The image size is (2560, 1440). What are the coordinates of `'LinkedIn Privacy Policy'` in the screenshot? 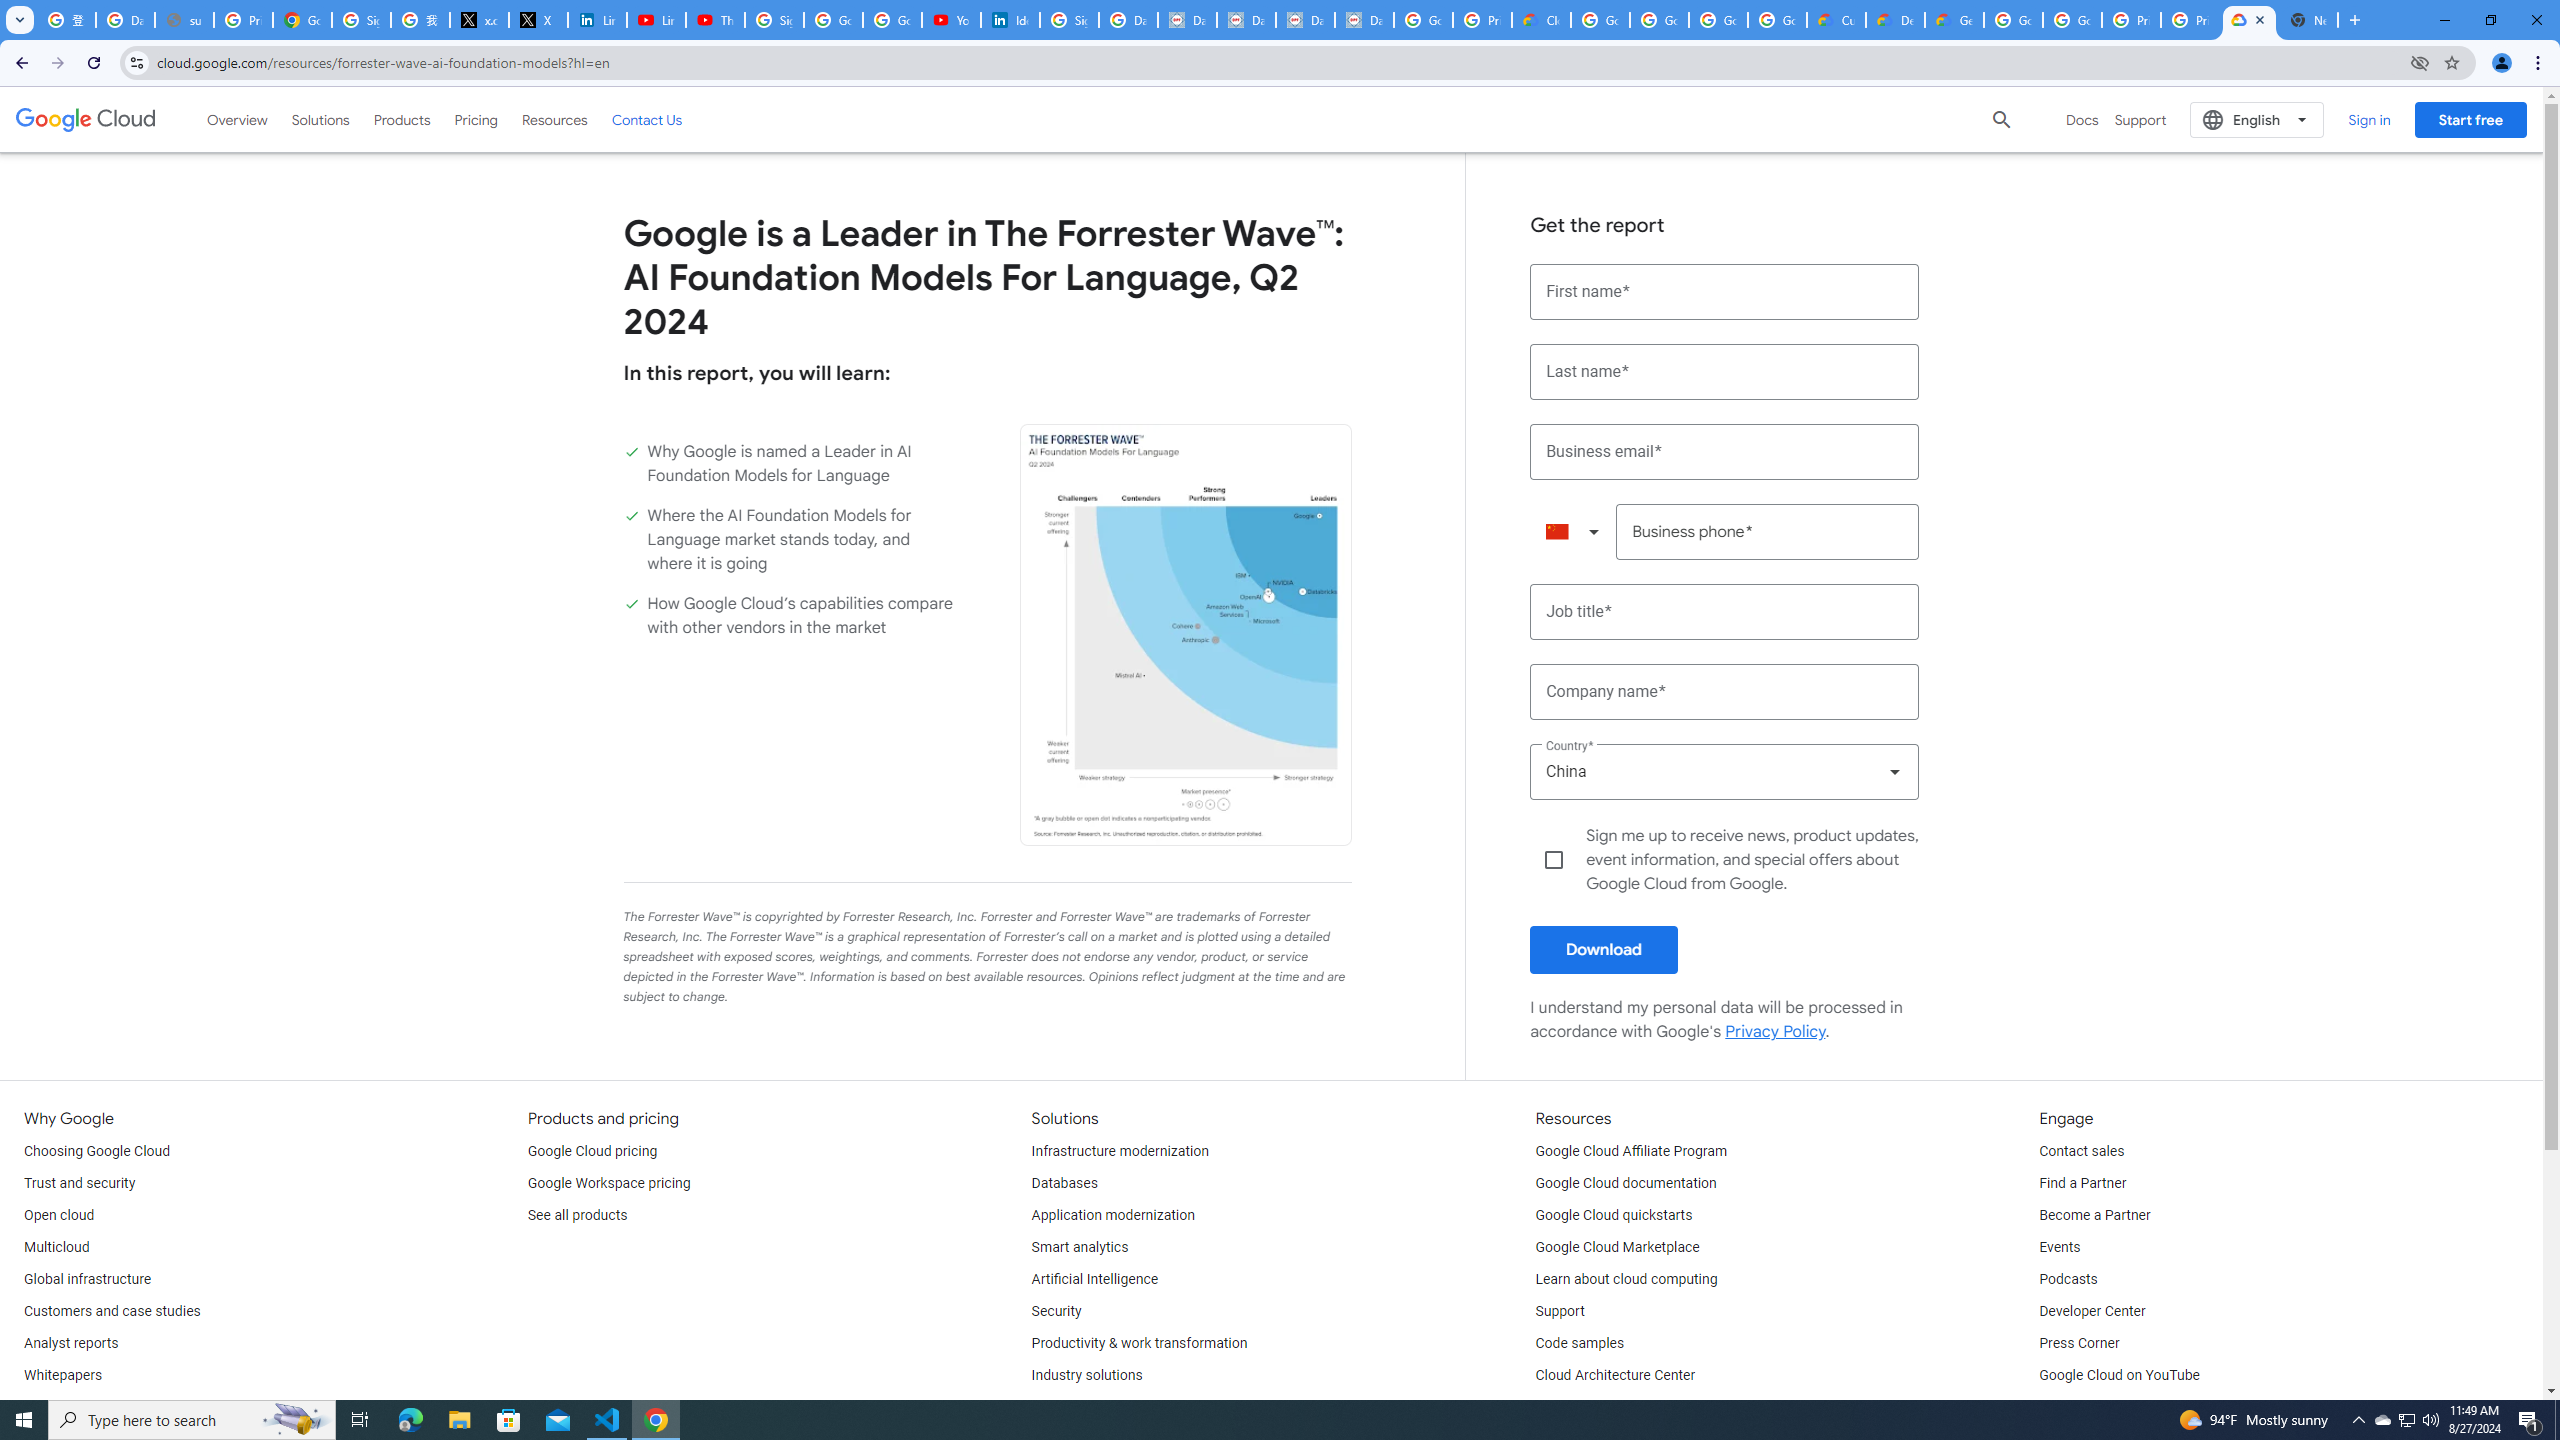 It's located at (595, 19).